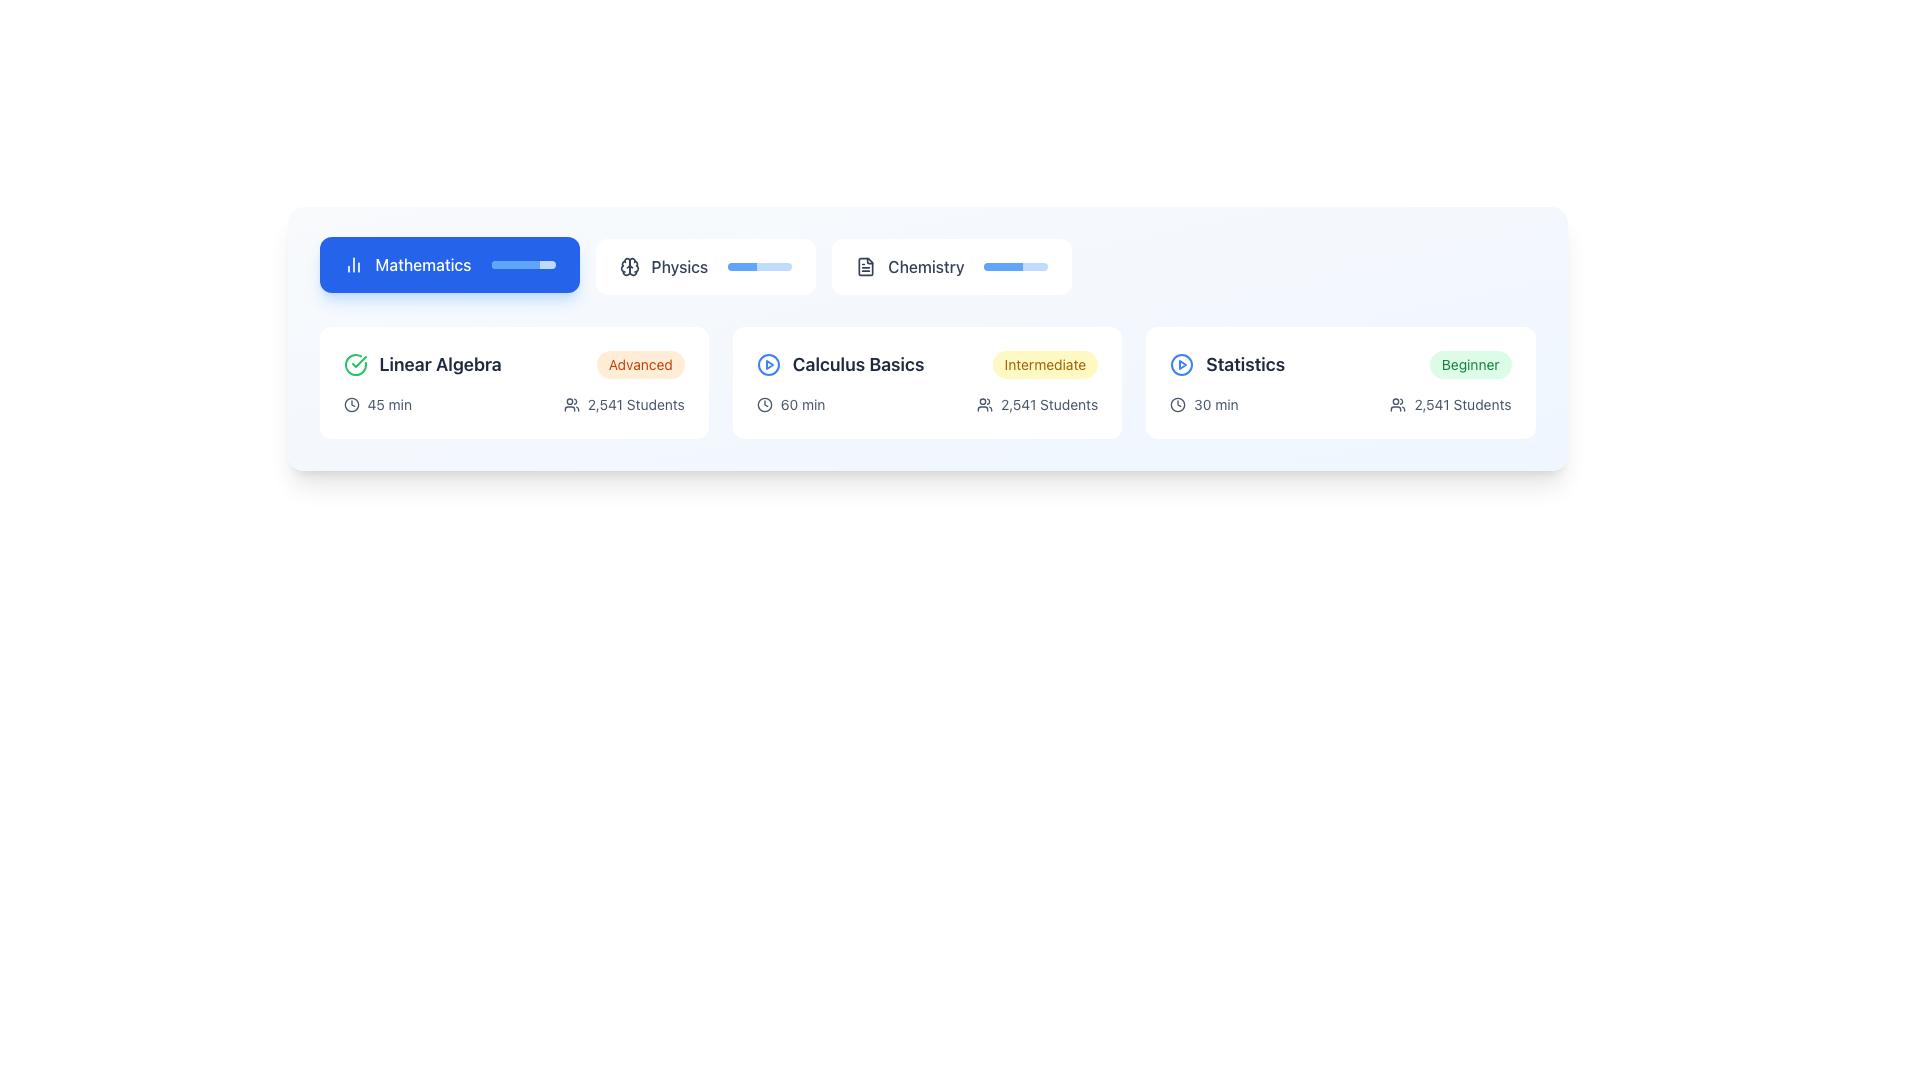 Image resolution: width=1920 pixels, height=1080 pixels. What do you see at coordinates (1470, 365) in the screenshot?
I see `the pill-shaped badge labeled 'Beginner' with a green font on a light green background located in the top-right corner of the 'Statistics' card` at bounding box center [1470, 365].